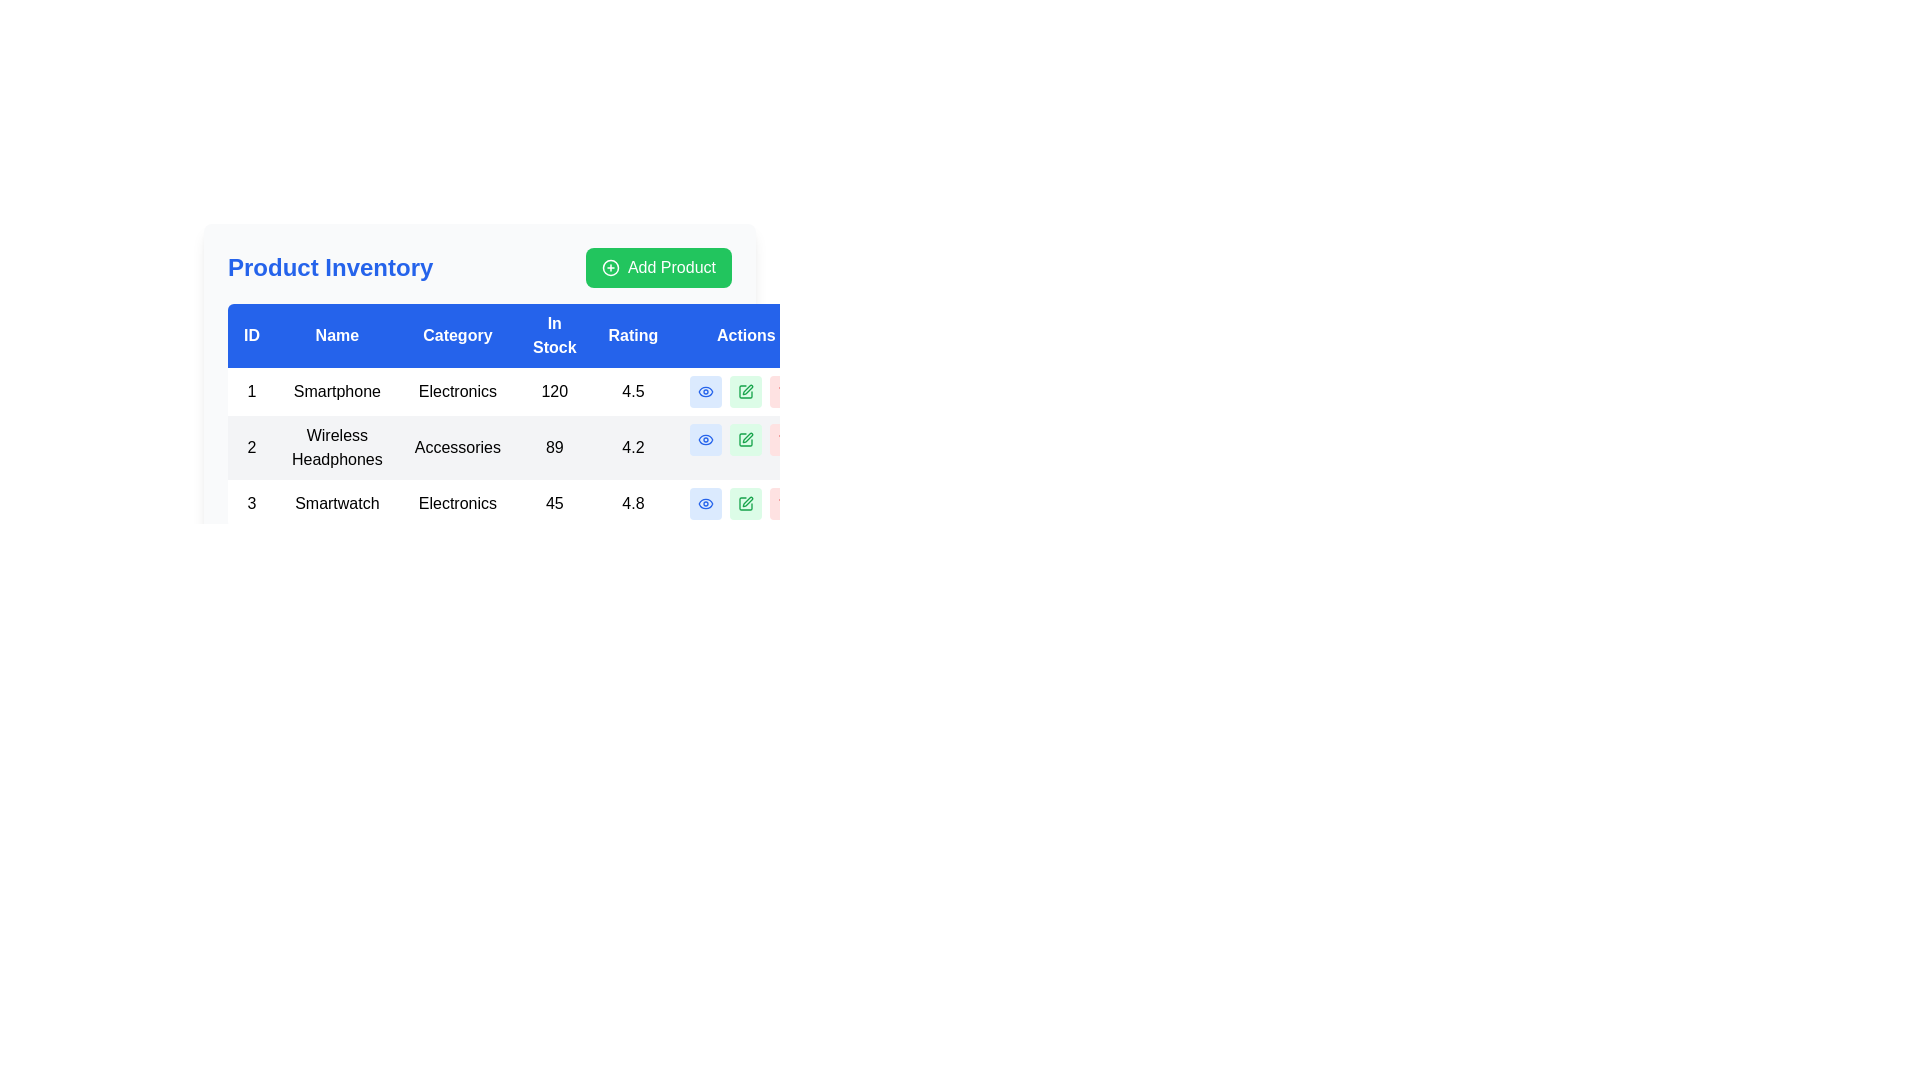  What do you see at coordinates (554, 334) in the screenshot?
I see `the table header cell labeled 'In Stock'` at bounding box center [554, 334].